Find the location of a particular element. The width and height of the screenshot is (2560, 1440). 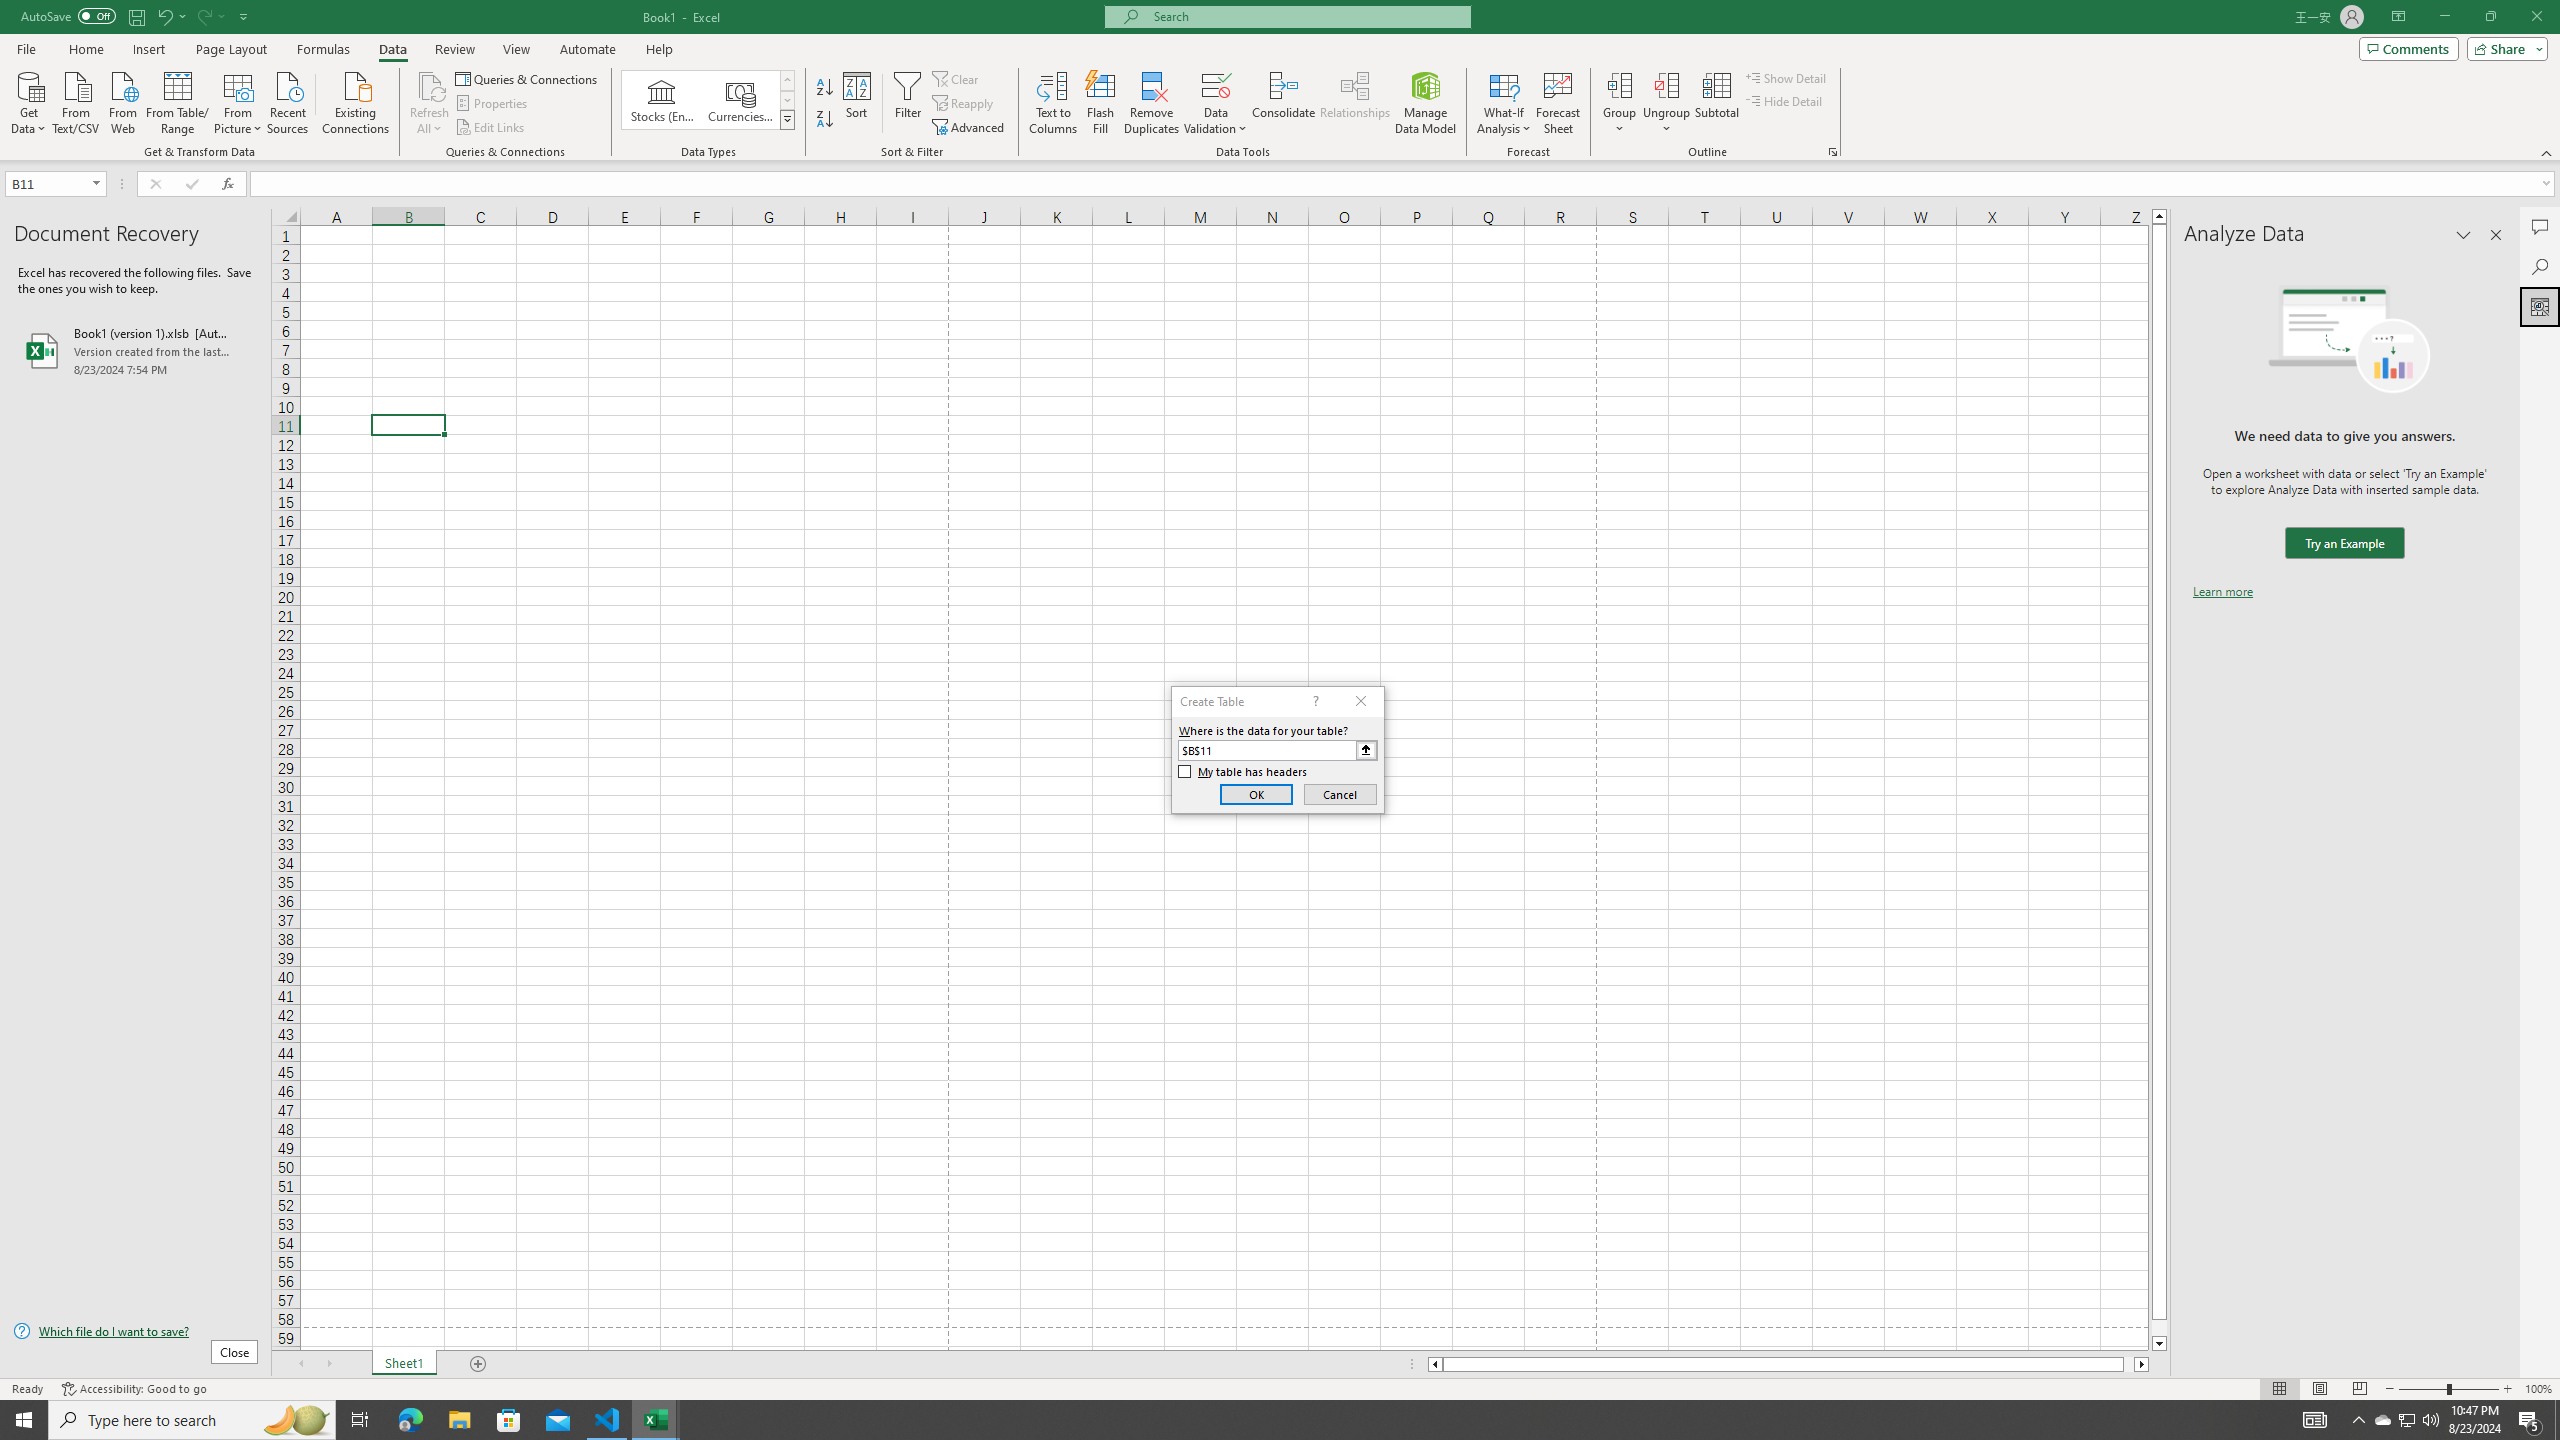

'Relationships' is located at coordinates (1354, 103).